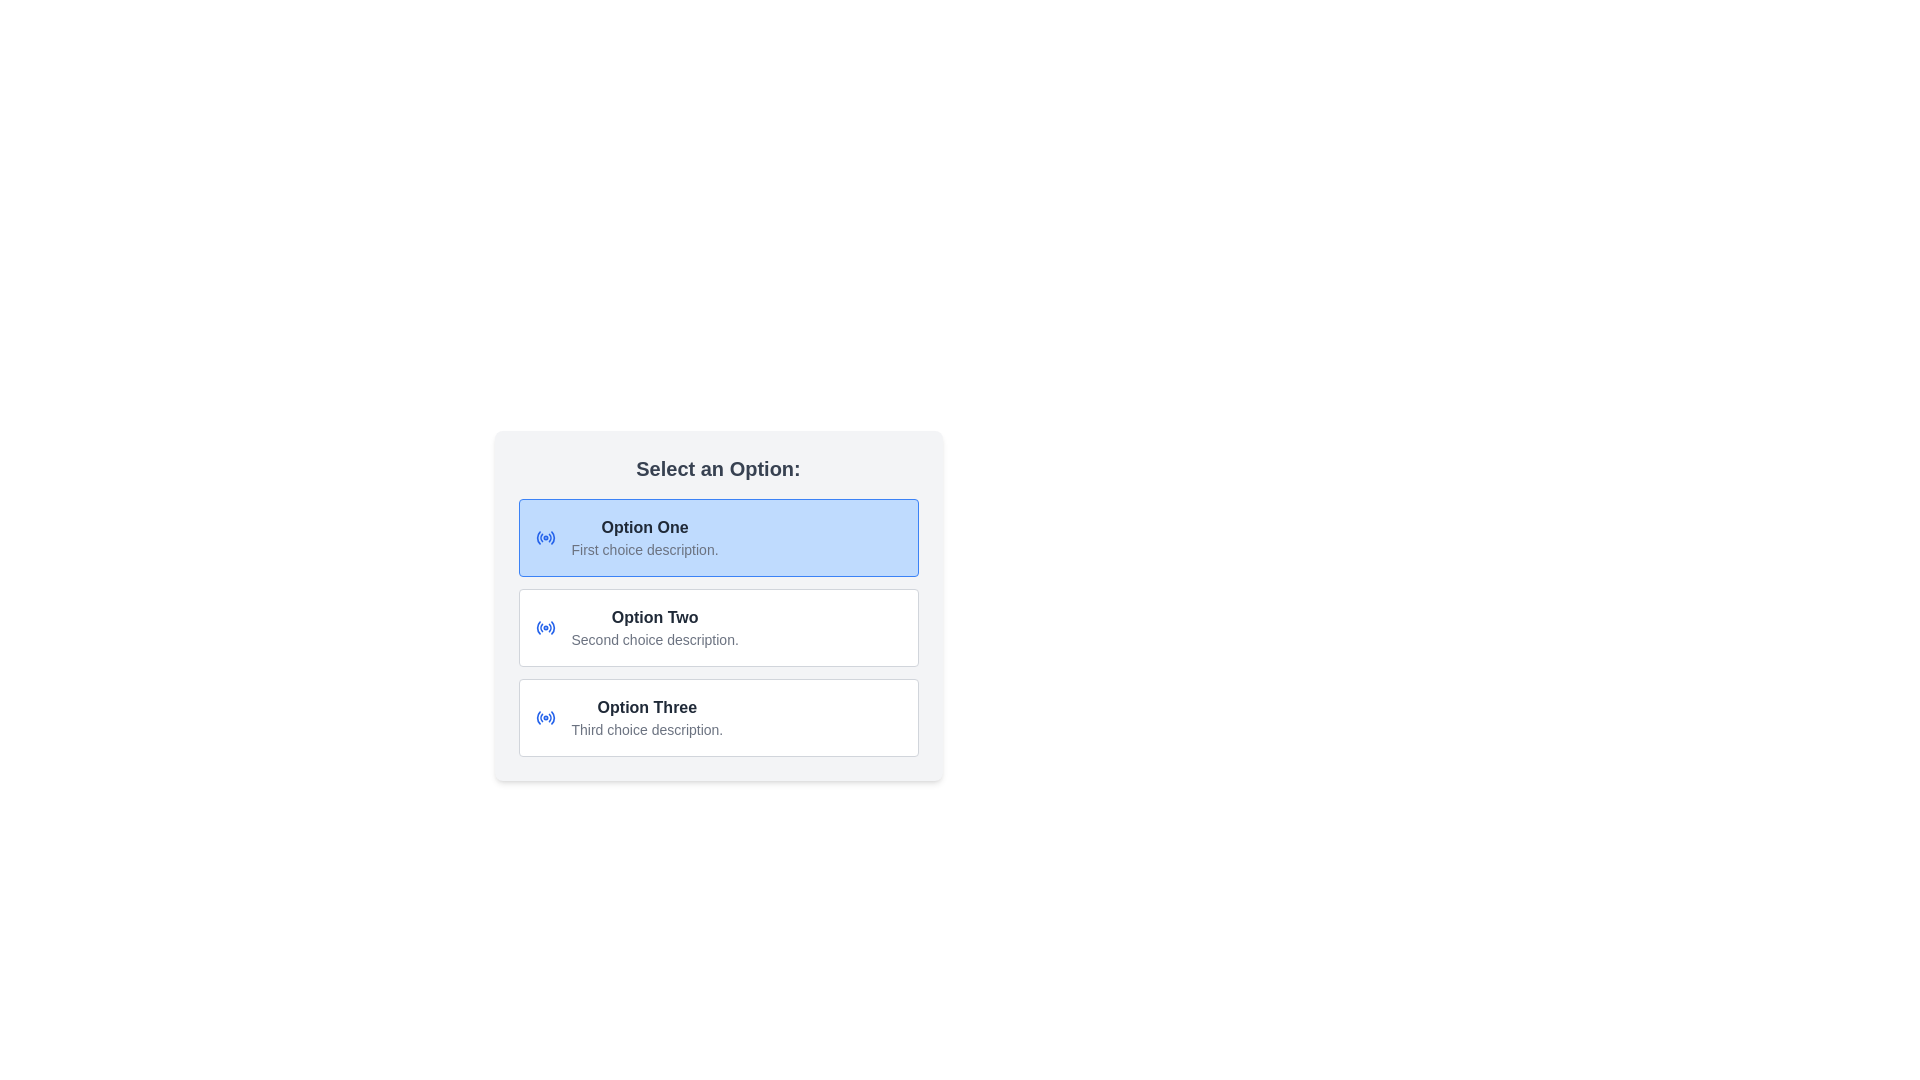 Image resolution: width=1920 pixels, height=1080 pixels. Describe the element at coordinates (655, 640) in the screenshot. I see `the static text label that displays 'Second choice description.' which is positioned directly below the 'Option Two' text in a muted gray color` at that location.